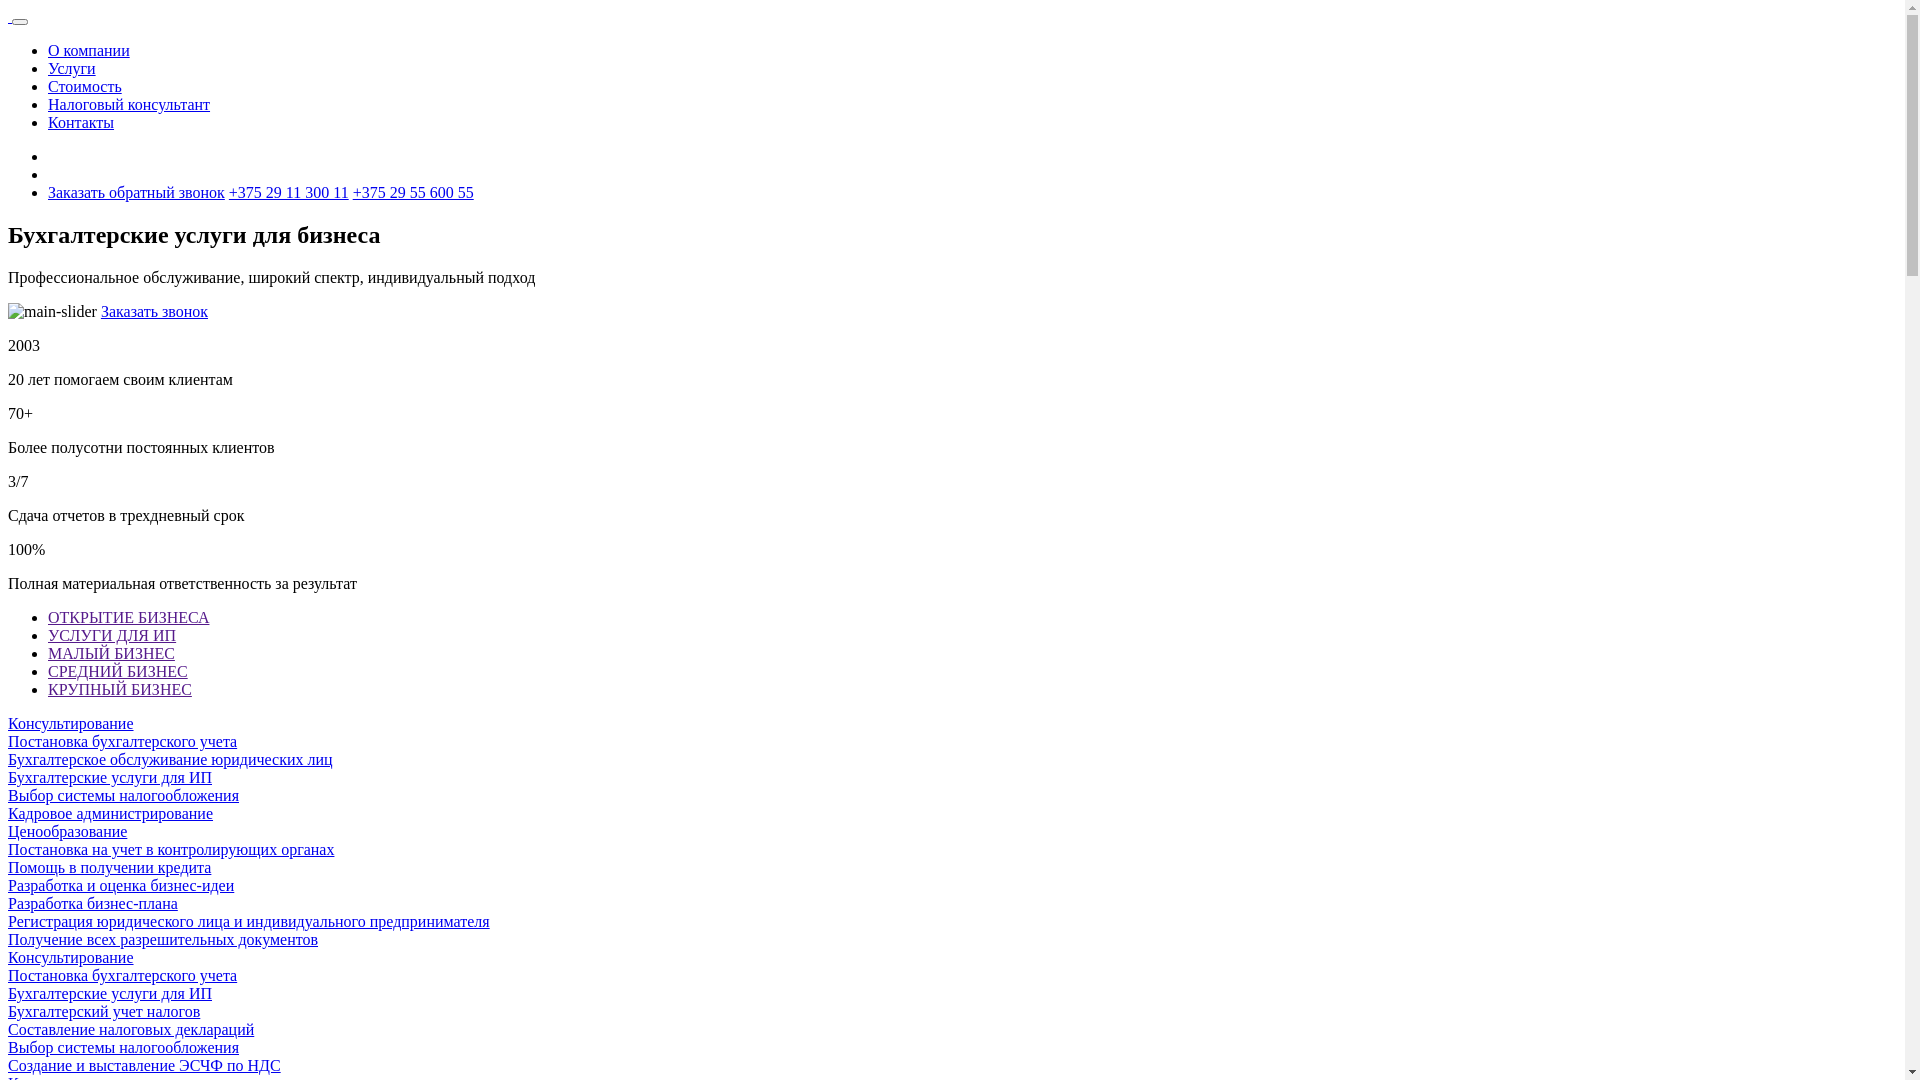 The width and height of the screenshot is (1920, 1080). I want to click on '+375 29 55 600 55', so click(412, 192).